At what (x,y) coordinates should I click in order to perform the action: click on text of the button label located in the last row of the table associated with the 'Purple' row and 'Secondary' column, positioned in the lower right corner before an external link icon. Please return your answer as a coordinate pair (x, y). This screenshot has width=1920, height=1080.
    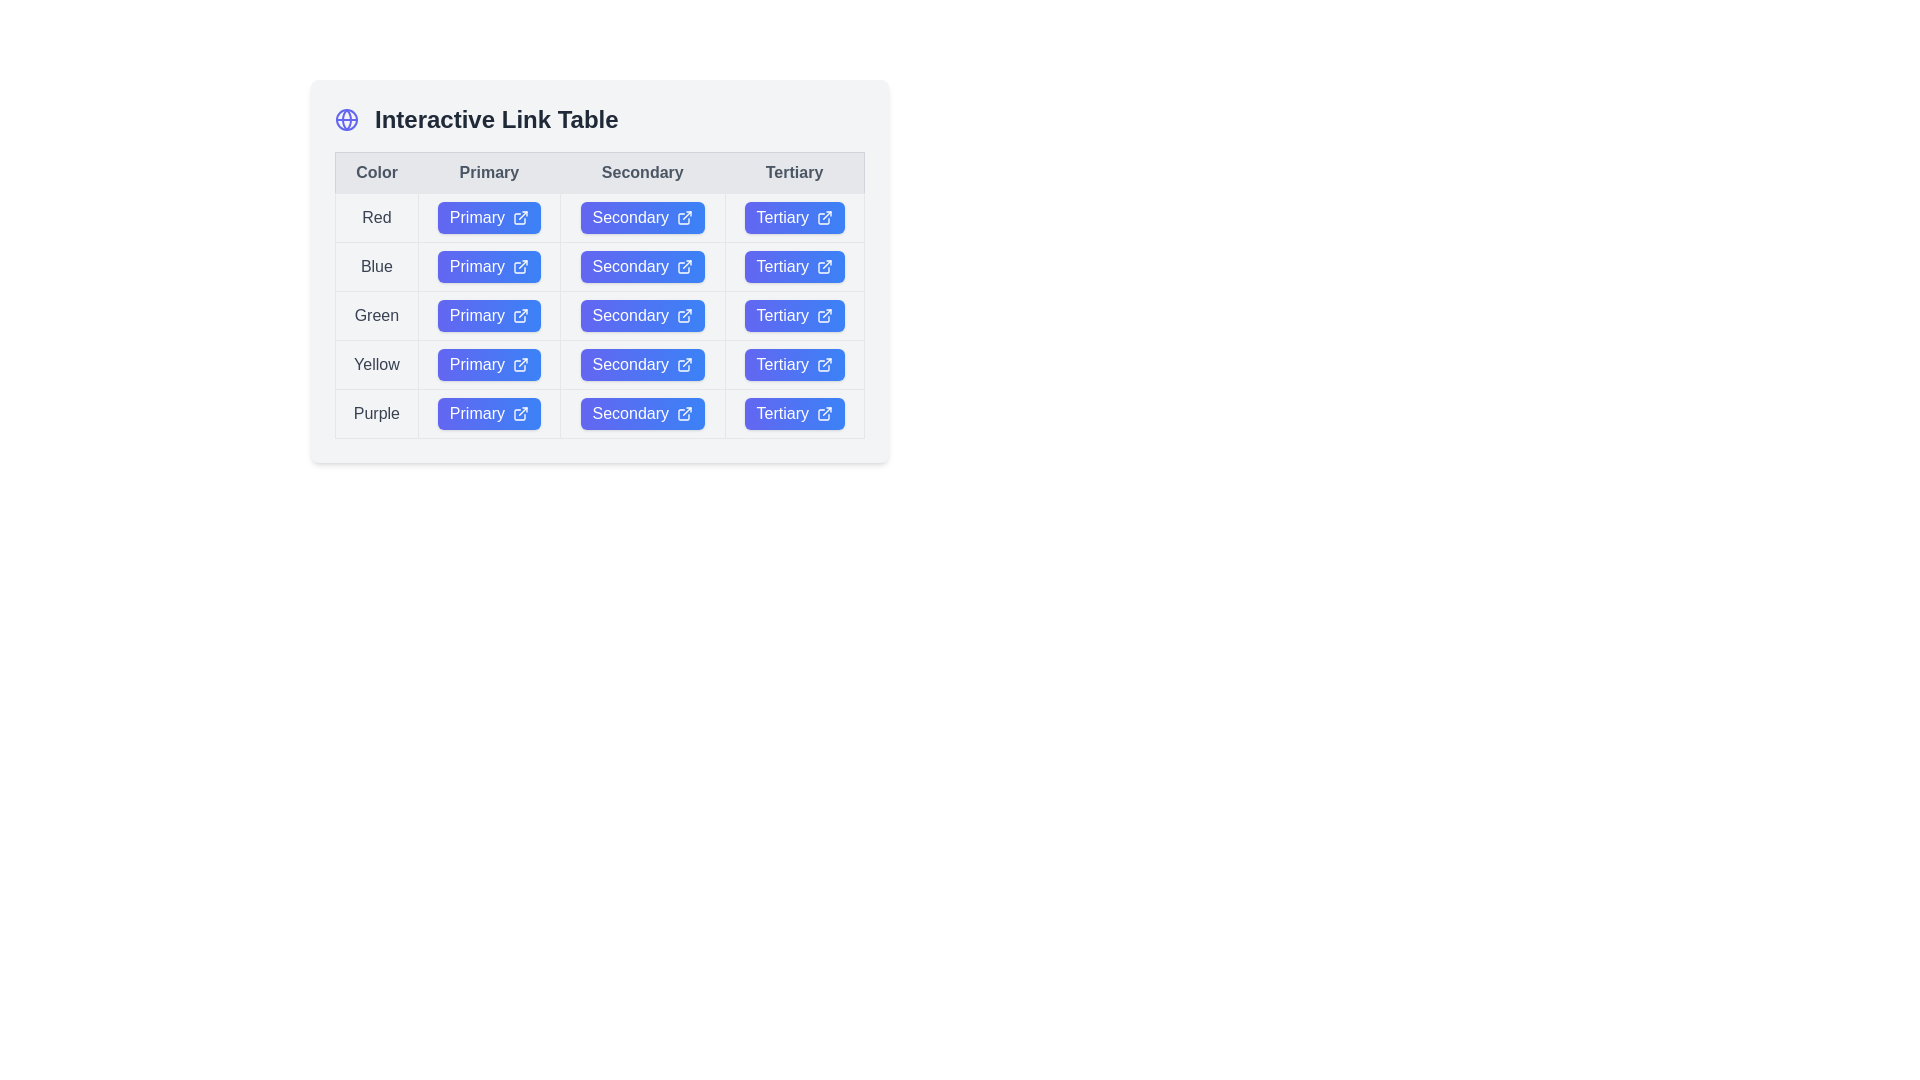
    Looking at the image, I should click on (629, 412).